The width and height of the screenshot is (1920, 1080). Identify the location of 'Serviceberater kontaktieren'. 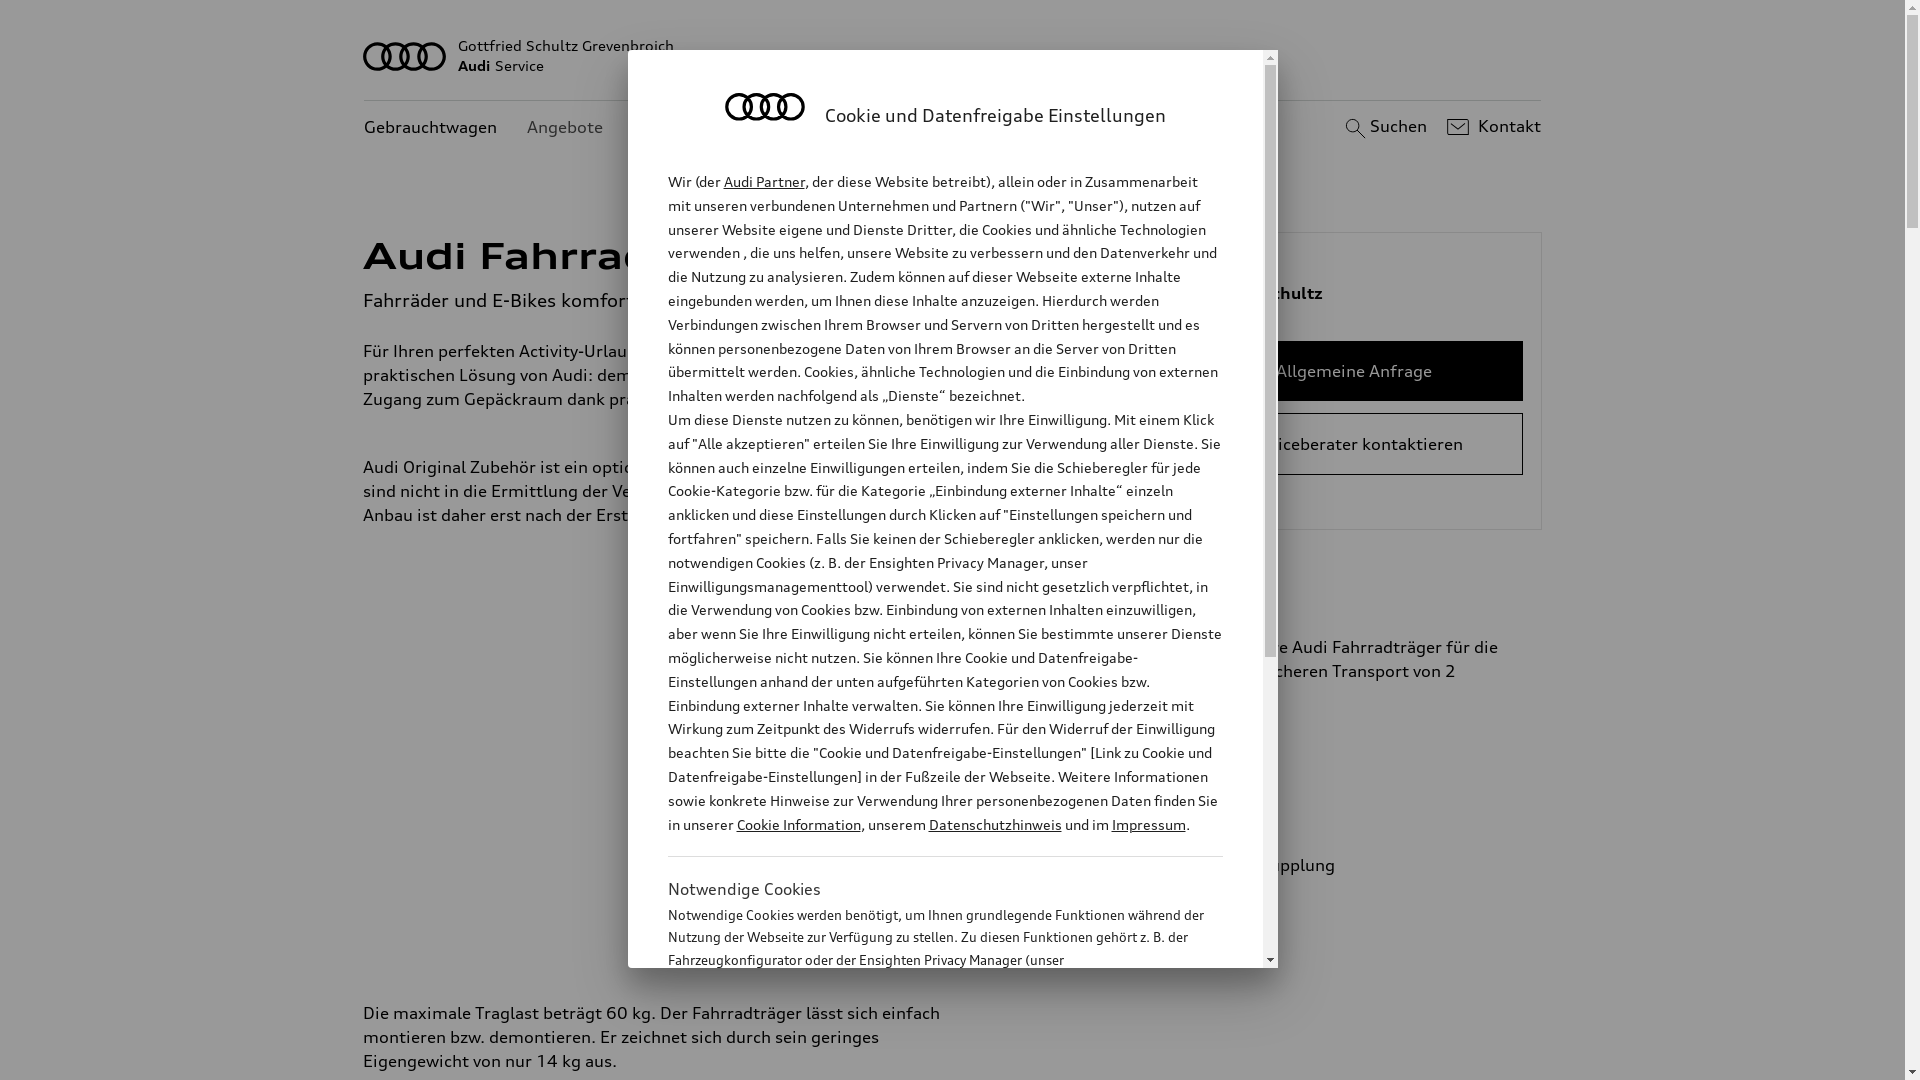
(1353, 442).